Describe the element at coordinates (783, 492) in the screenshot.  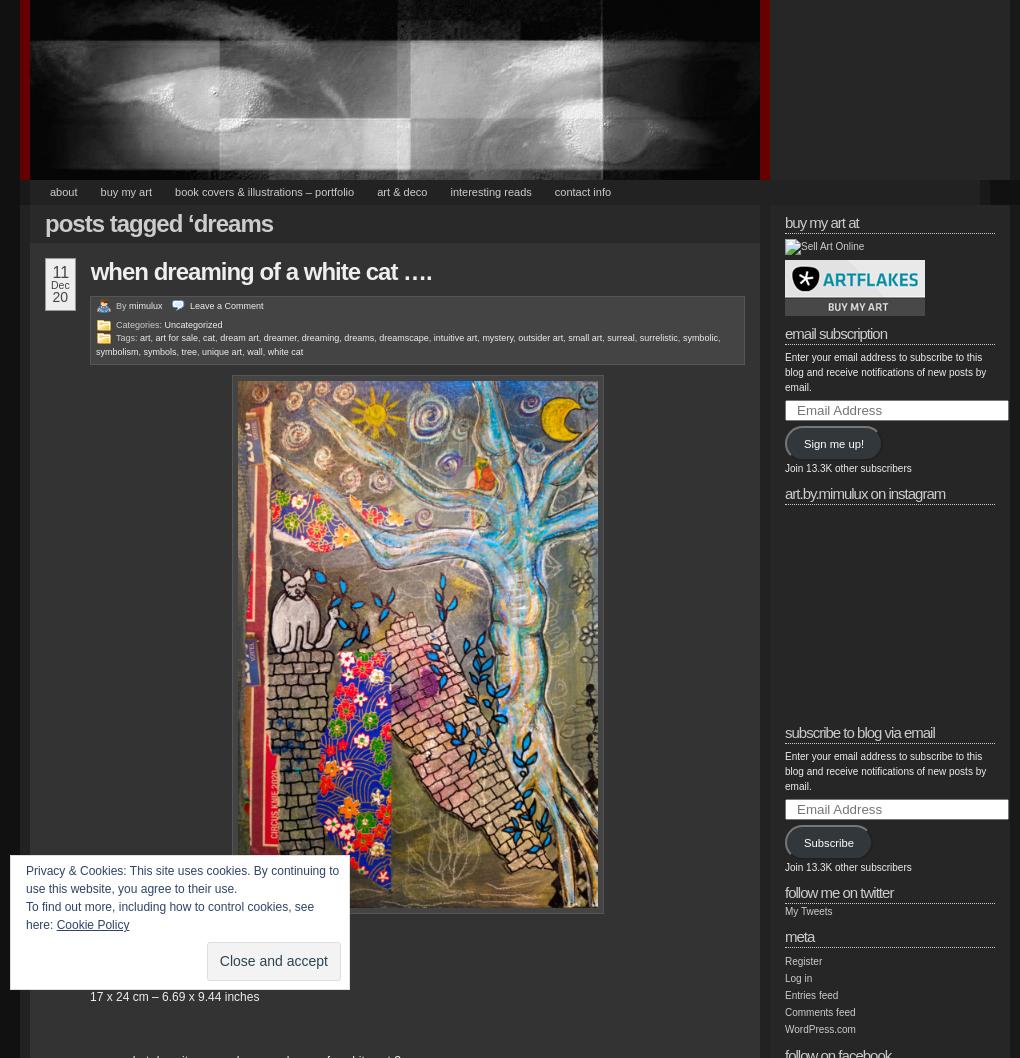
I see `'art.by.mimulux on INSTAGRAM'` at that location.